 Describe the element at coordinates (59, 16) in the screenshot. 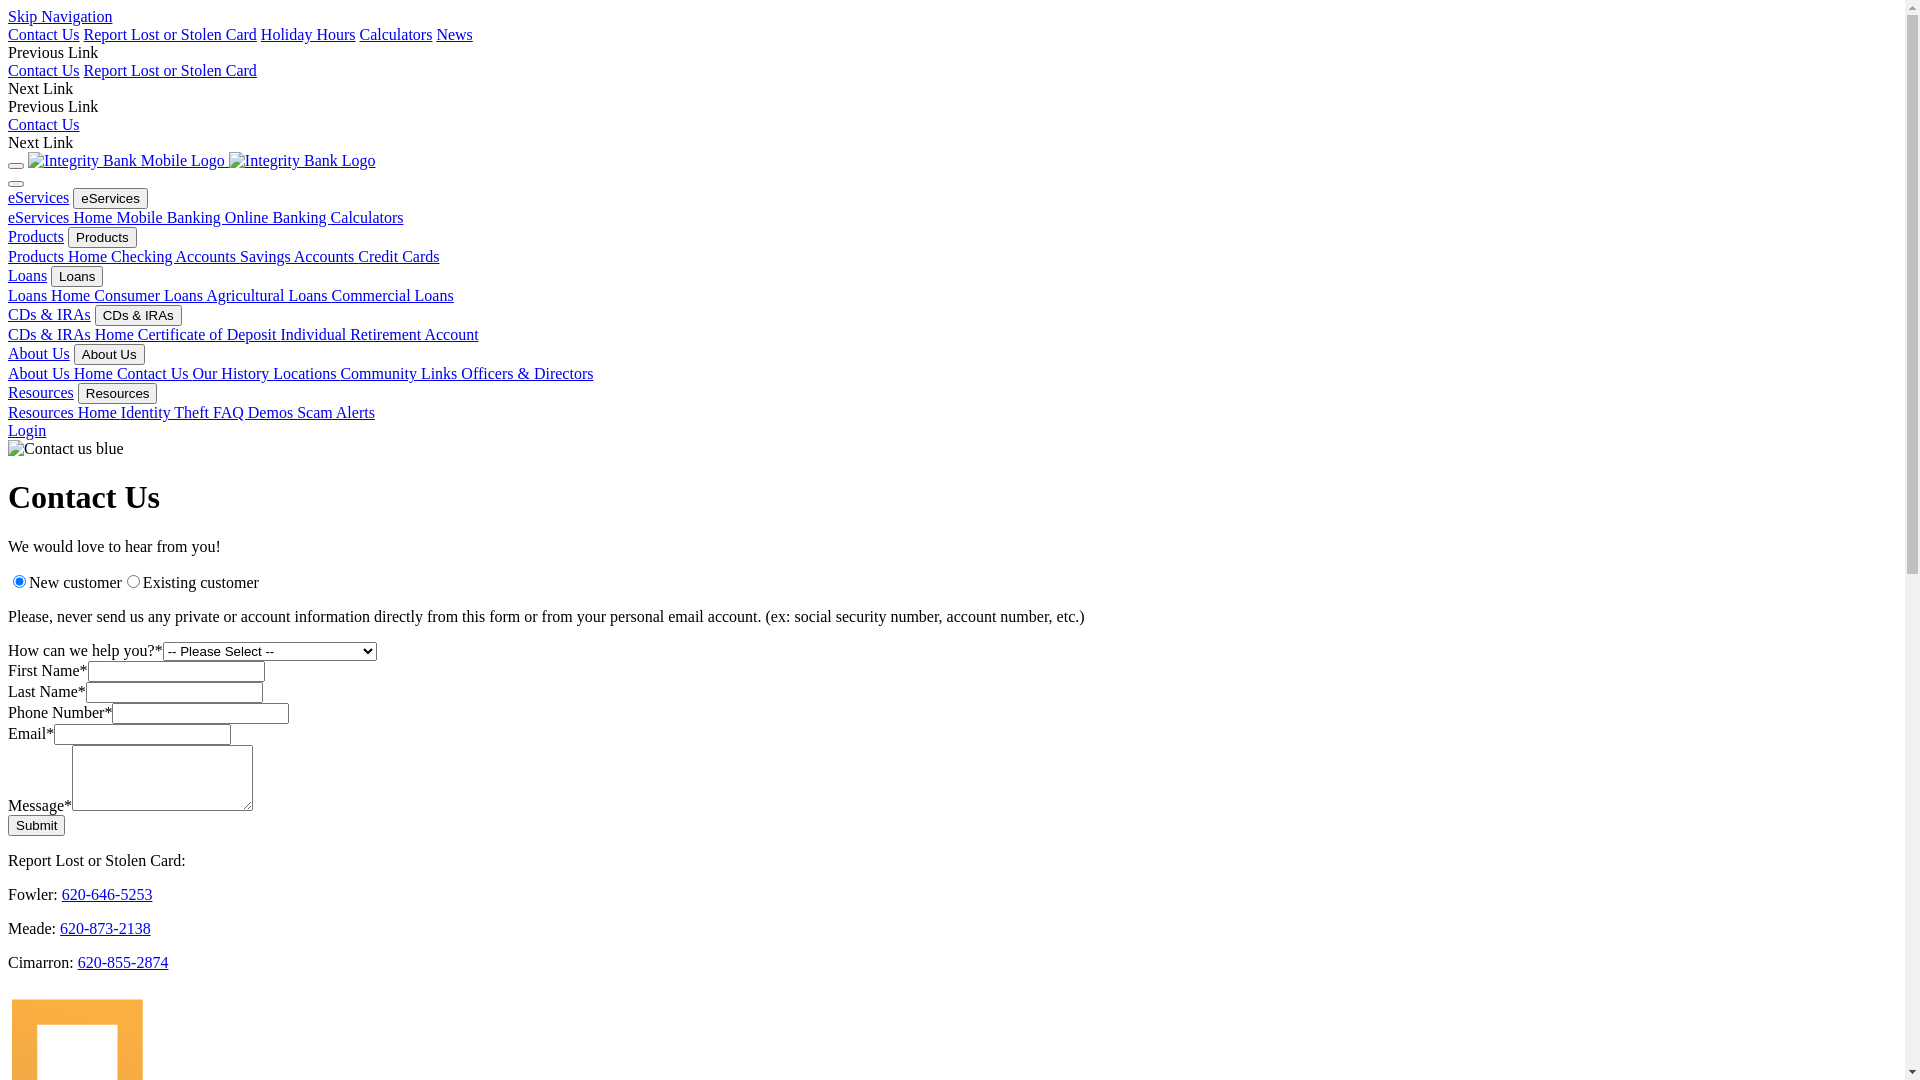

I see `'Skip Navigation'` at that location.